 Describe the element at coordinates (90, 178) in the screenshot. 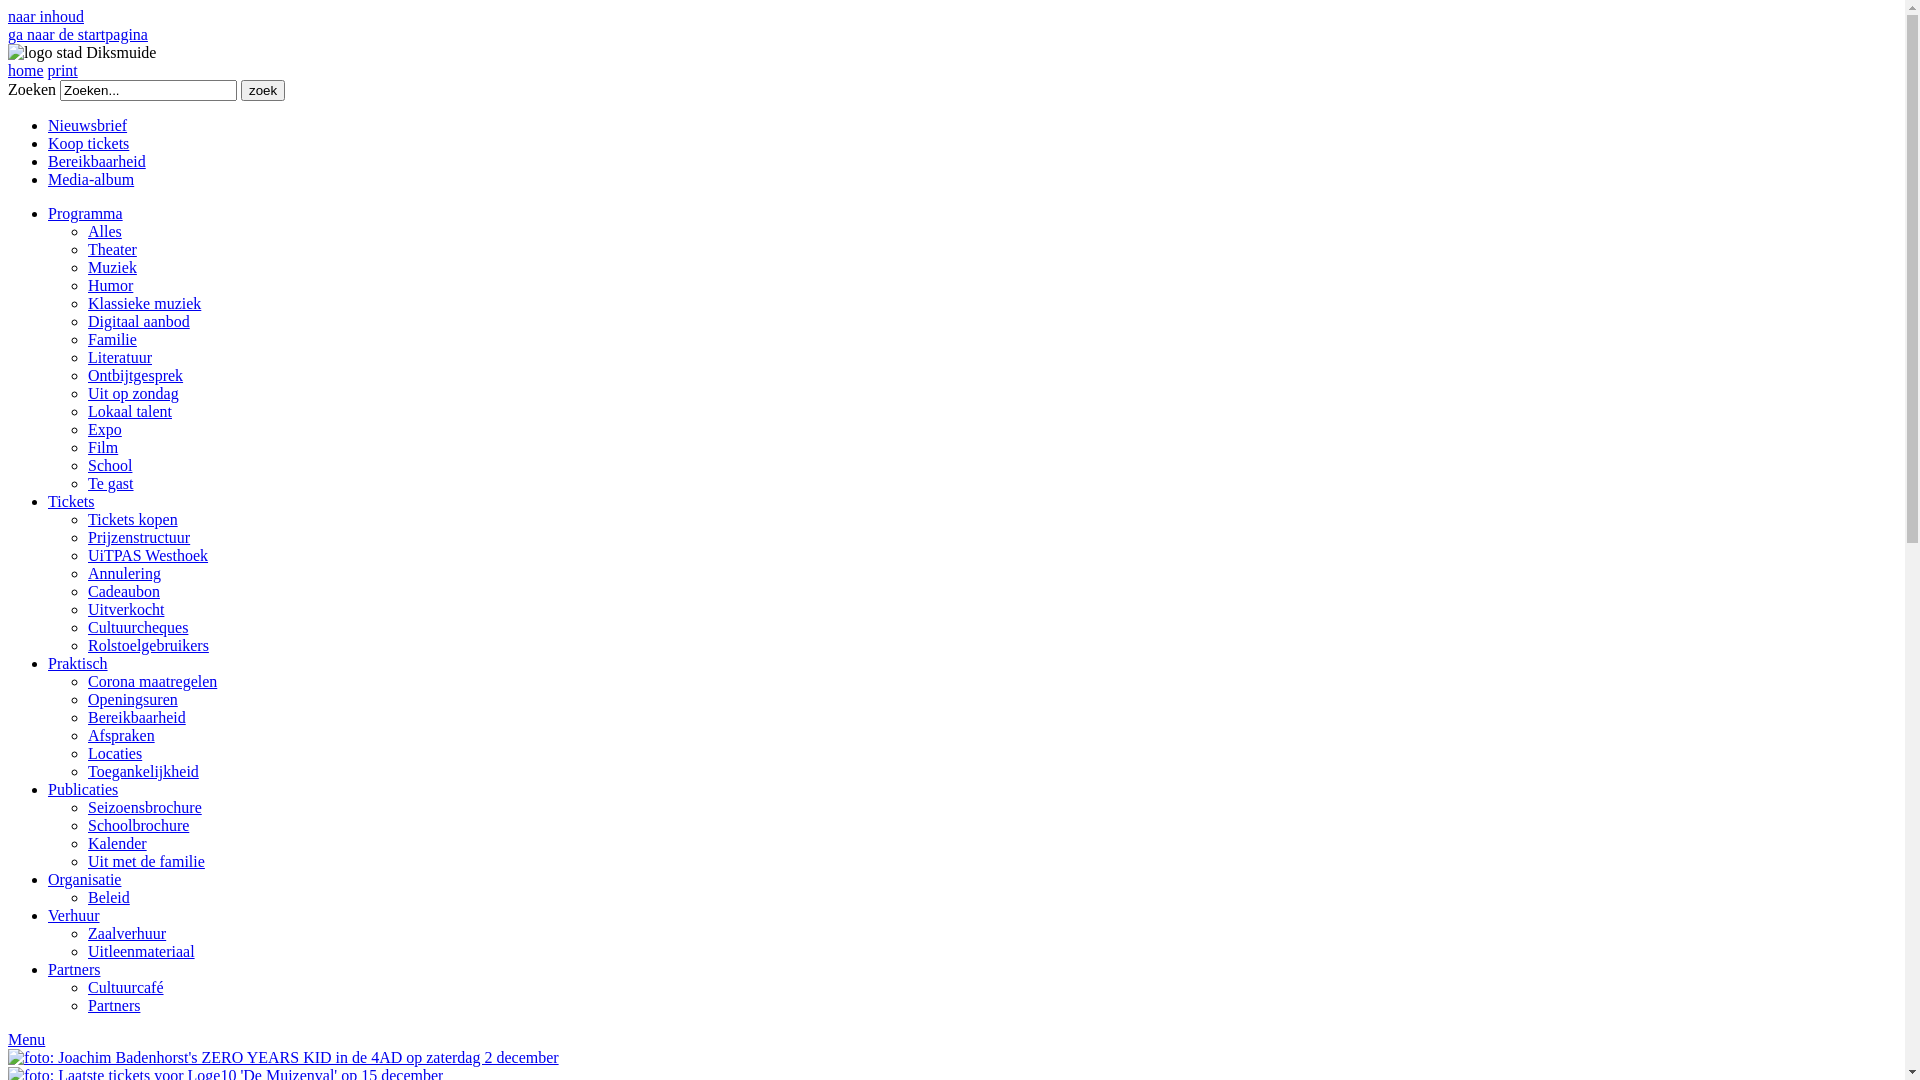

I see `'Media-album'` at that location.